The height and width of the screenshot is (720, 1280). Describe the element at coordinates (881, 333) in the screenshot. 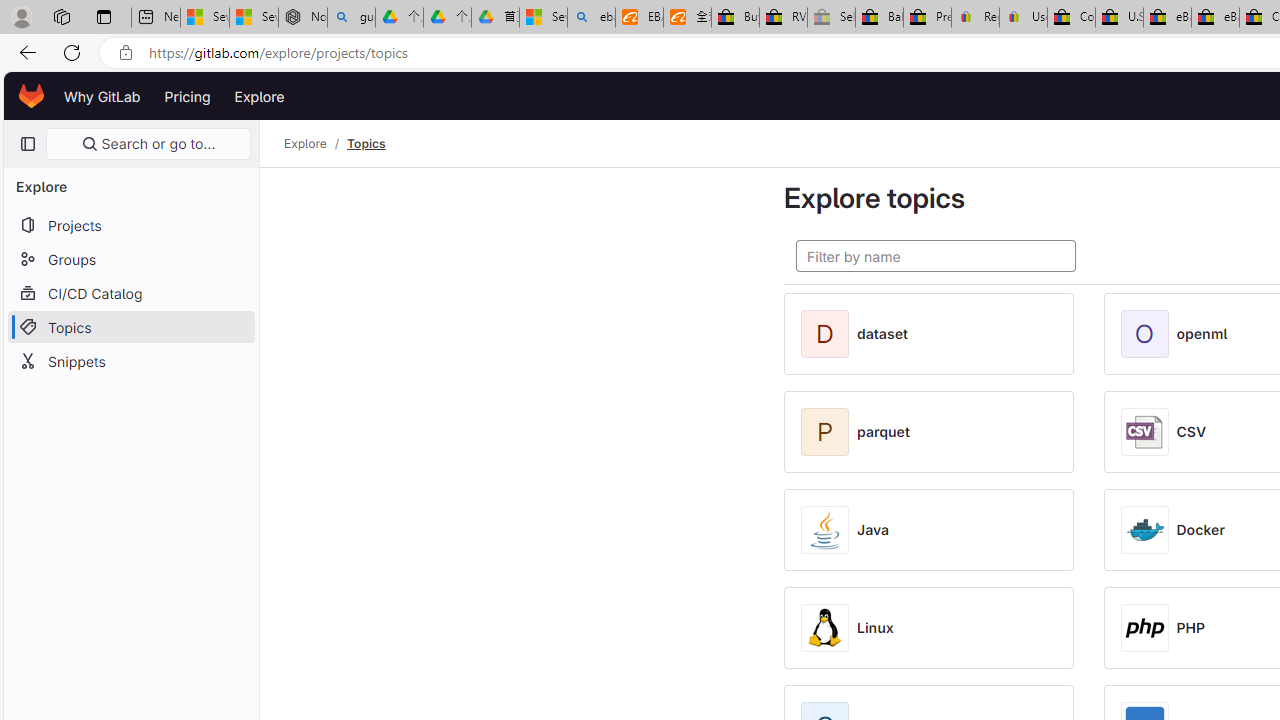

I see `'dataset'` at that location.